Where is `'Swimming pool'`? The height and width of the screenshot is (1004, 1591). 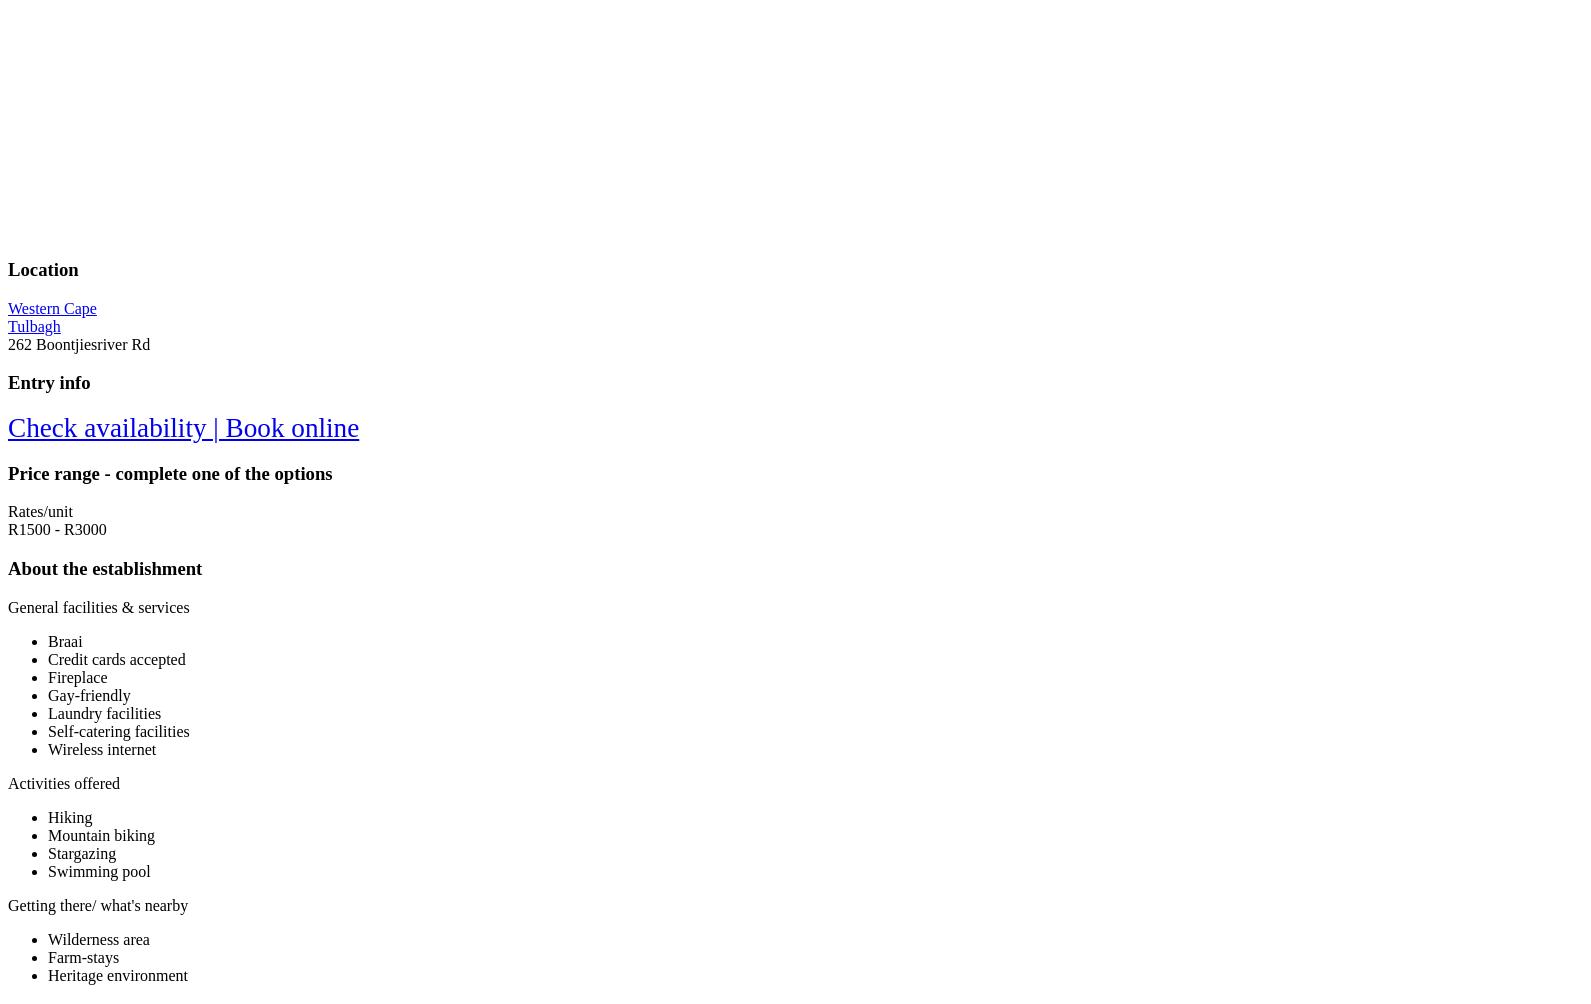
'Swimming pool' is located at coordinates (98, 870).